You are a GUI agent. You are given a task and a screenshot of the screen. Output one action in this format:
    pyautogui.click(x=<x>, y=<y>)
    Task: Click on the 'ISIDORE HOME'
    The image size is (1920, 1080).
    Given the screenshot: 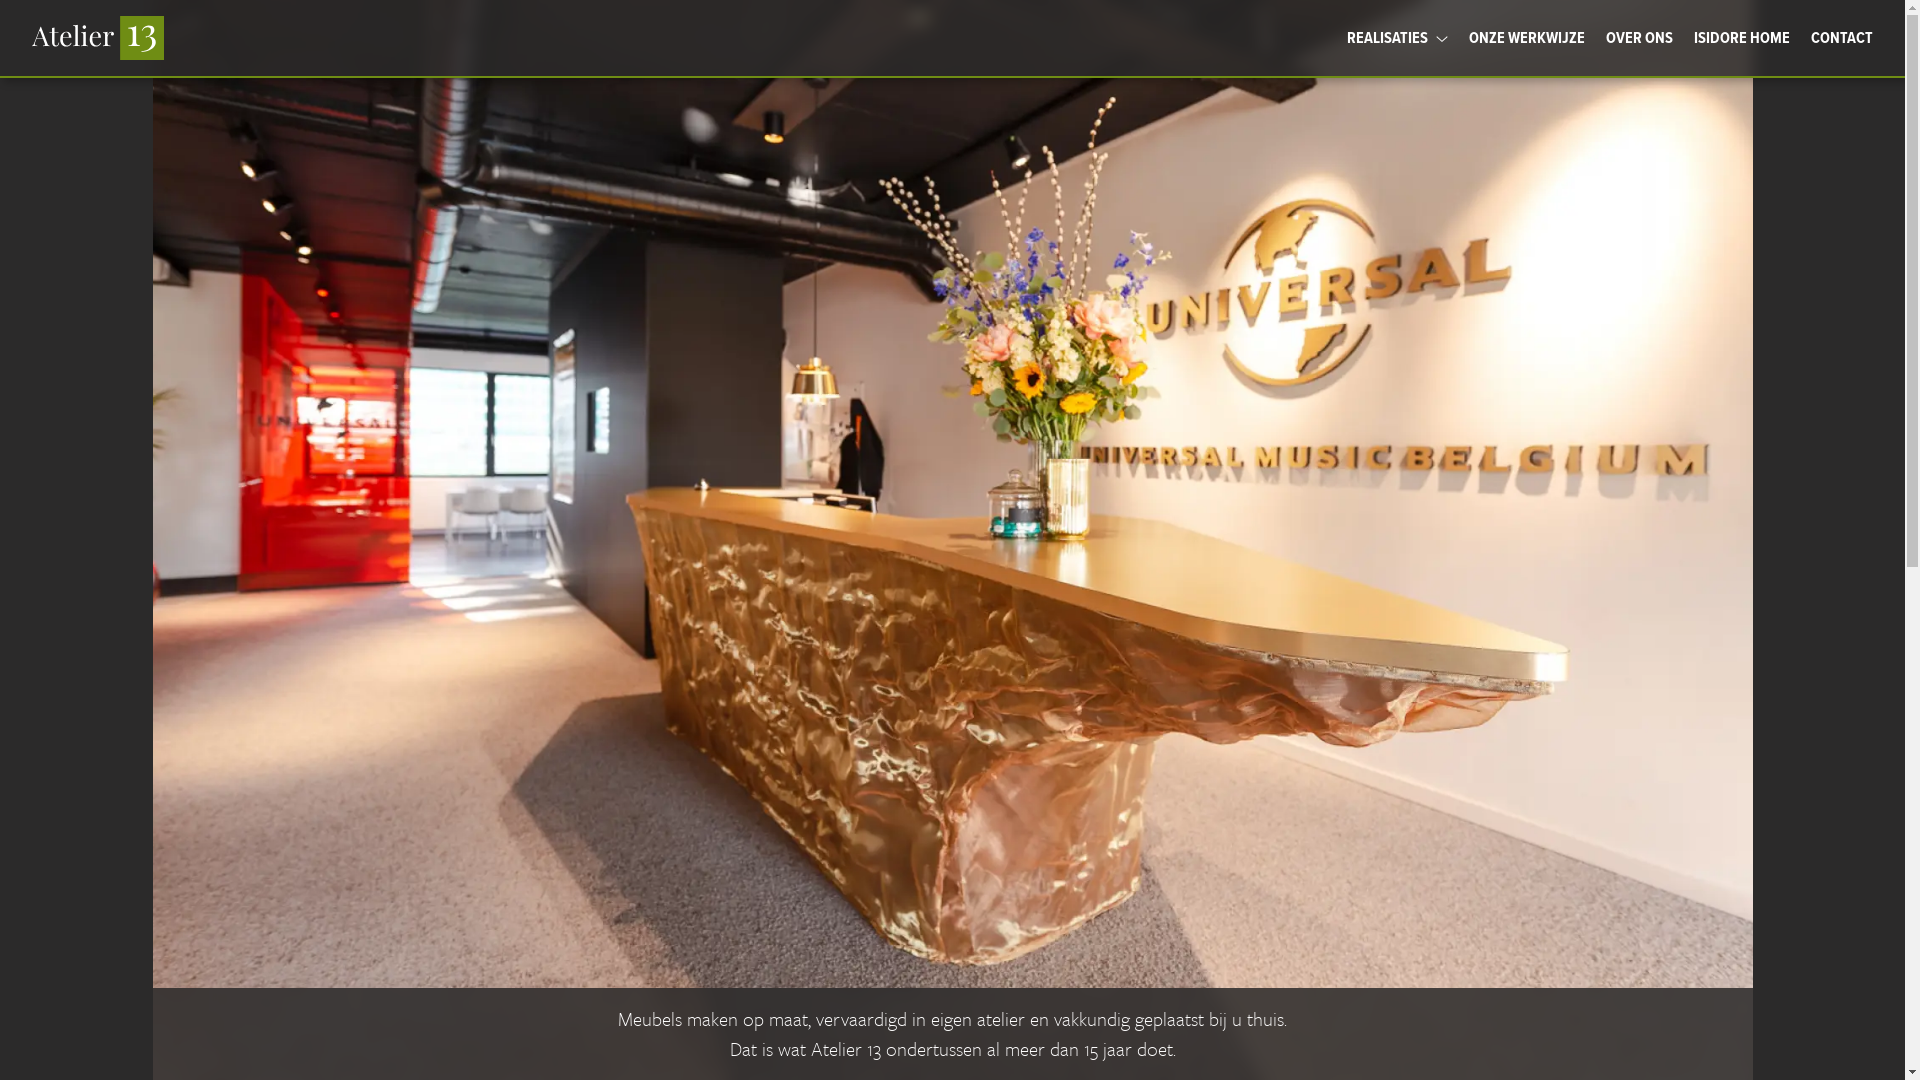 What is the action you would take?
    pyautogui.click(x=1741, y=38)
    